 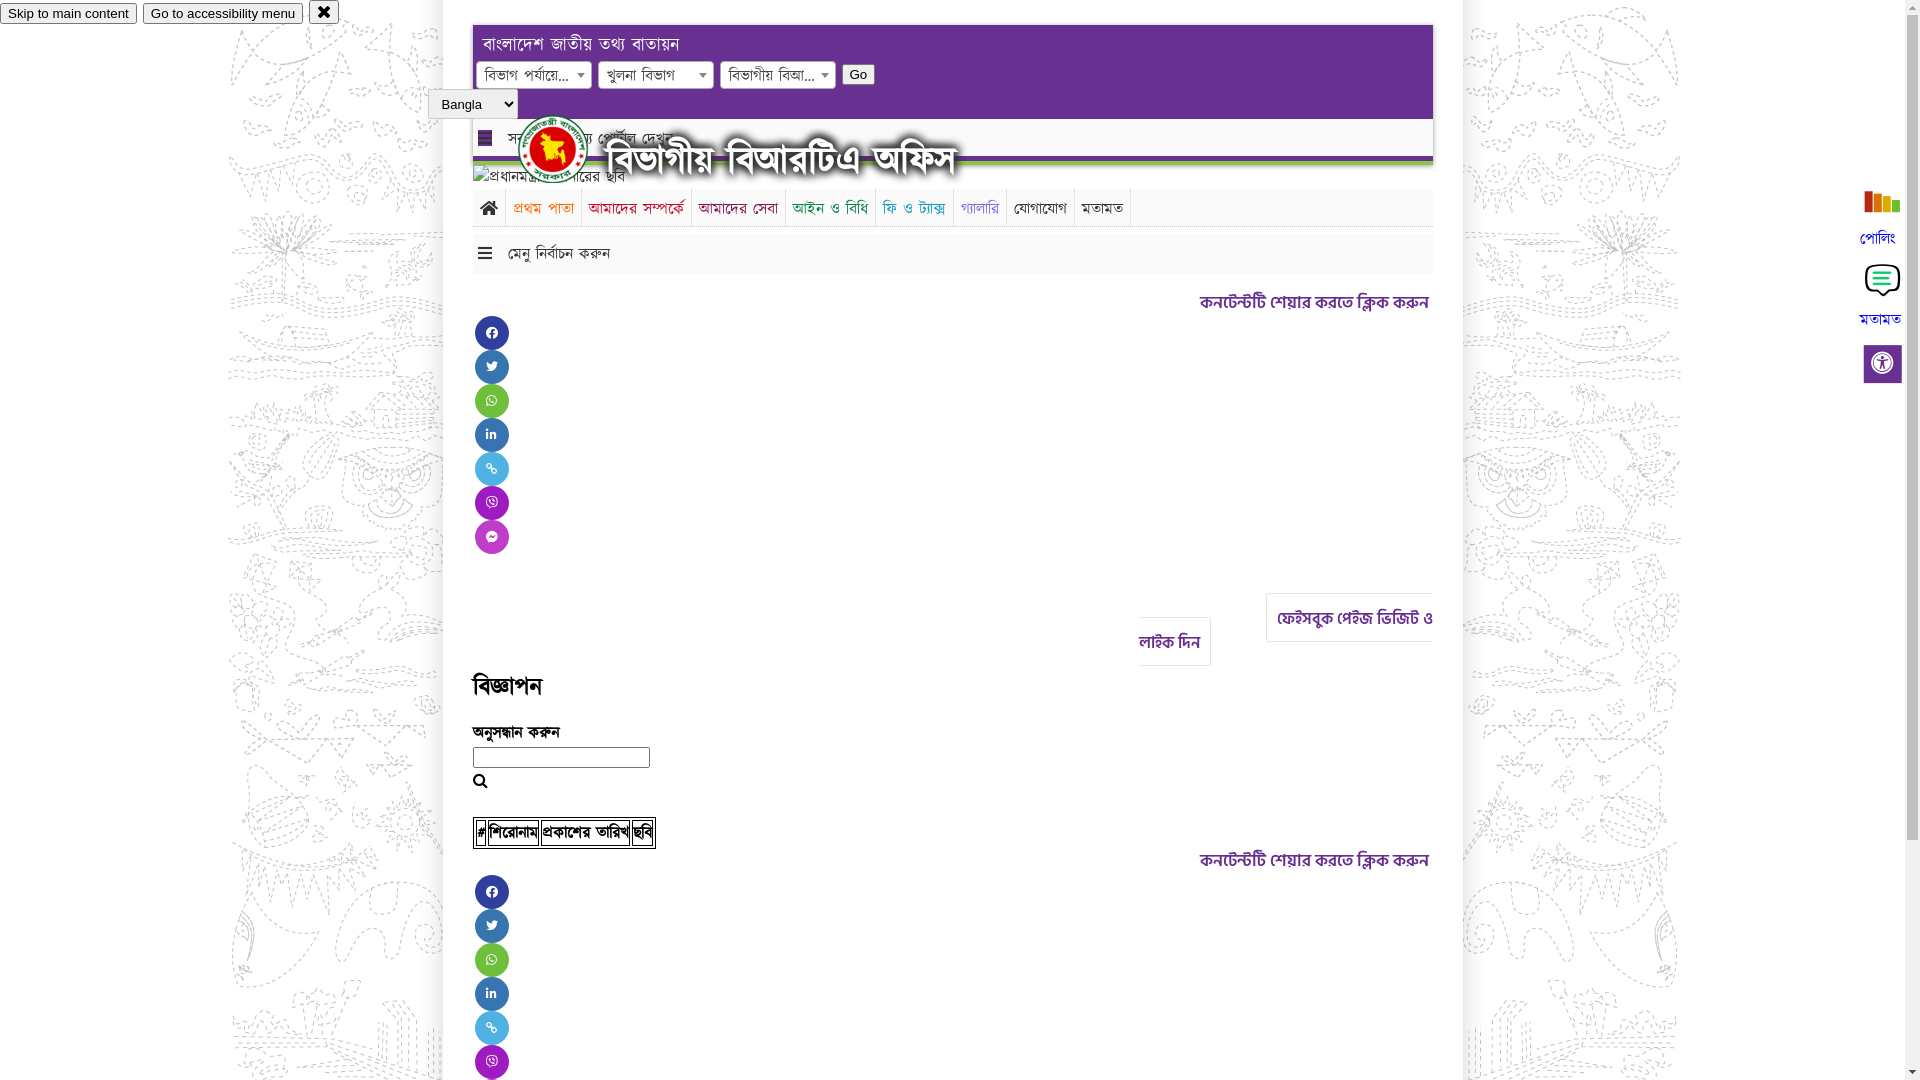 I want to click on 'Go', so click(x=841, y=73).